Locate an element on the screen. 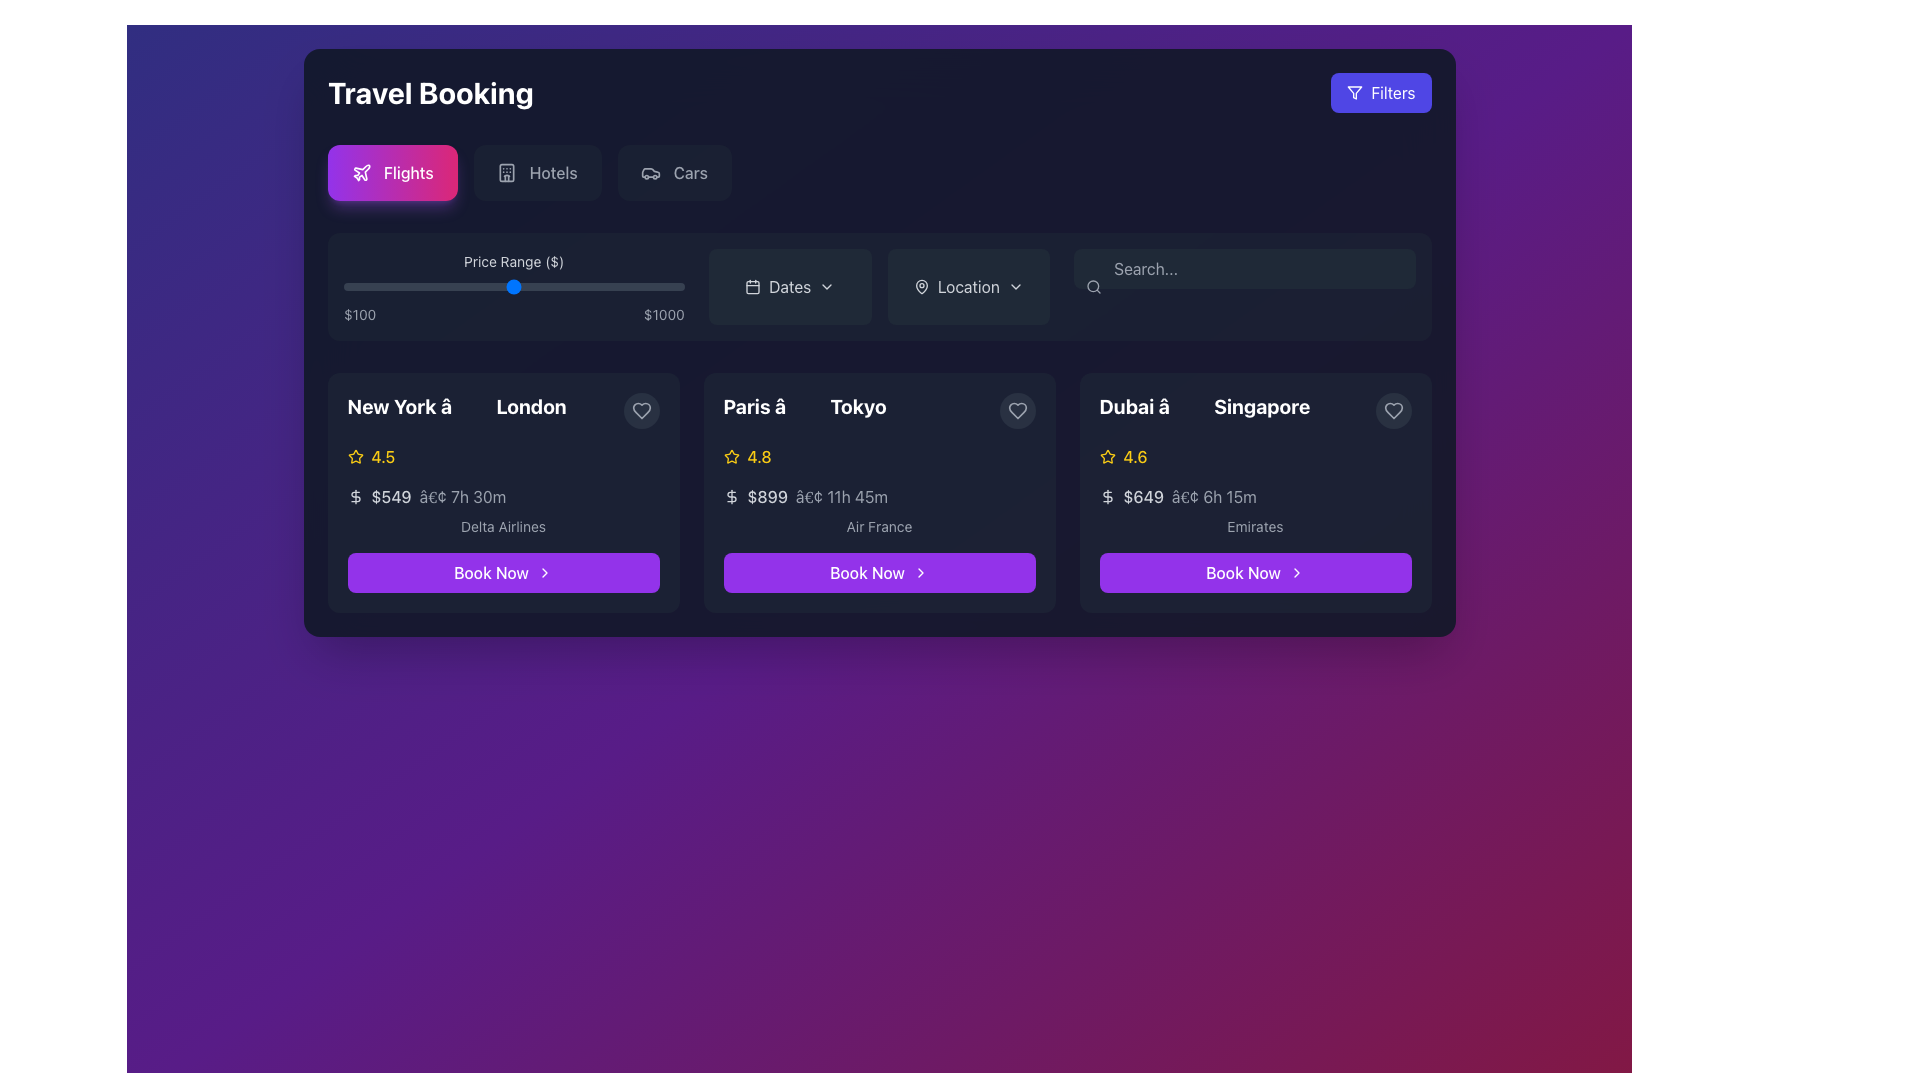 The height and width of the screenshot is (1080, 1920). the currency symbol icon indicating the price is in dollars for the Paris to Tokyo flight information card is located at coordinates (730, 496).